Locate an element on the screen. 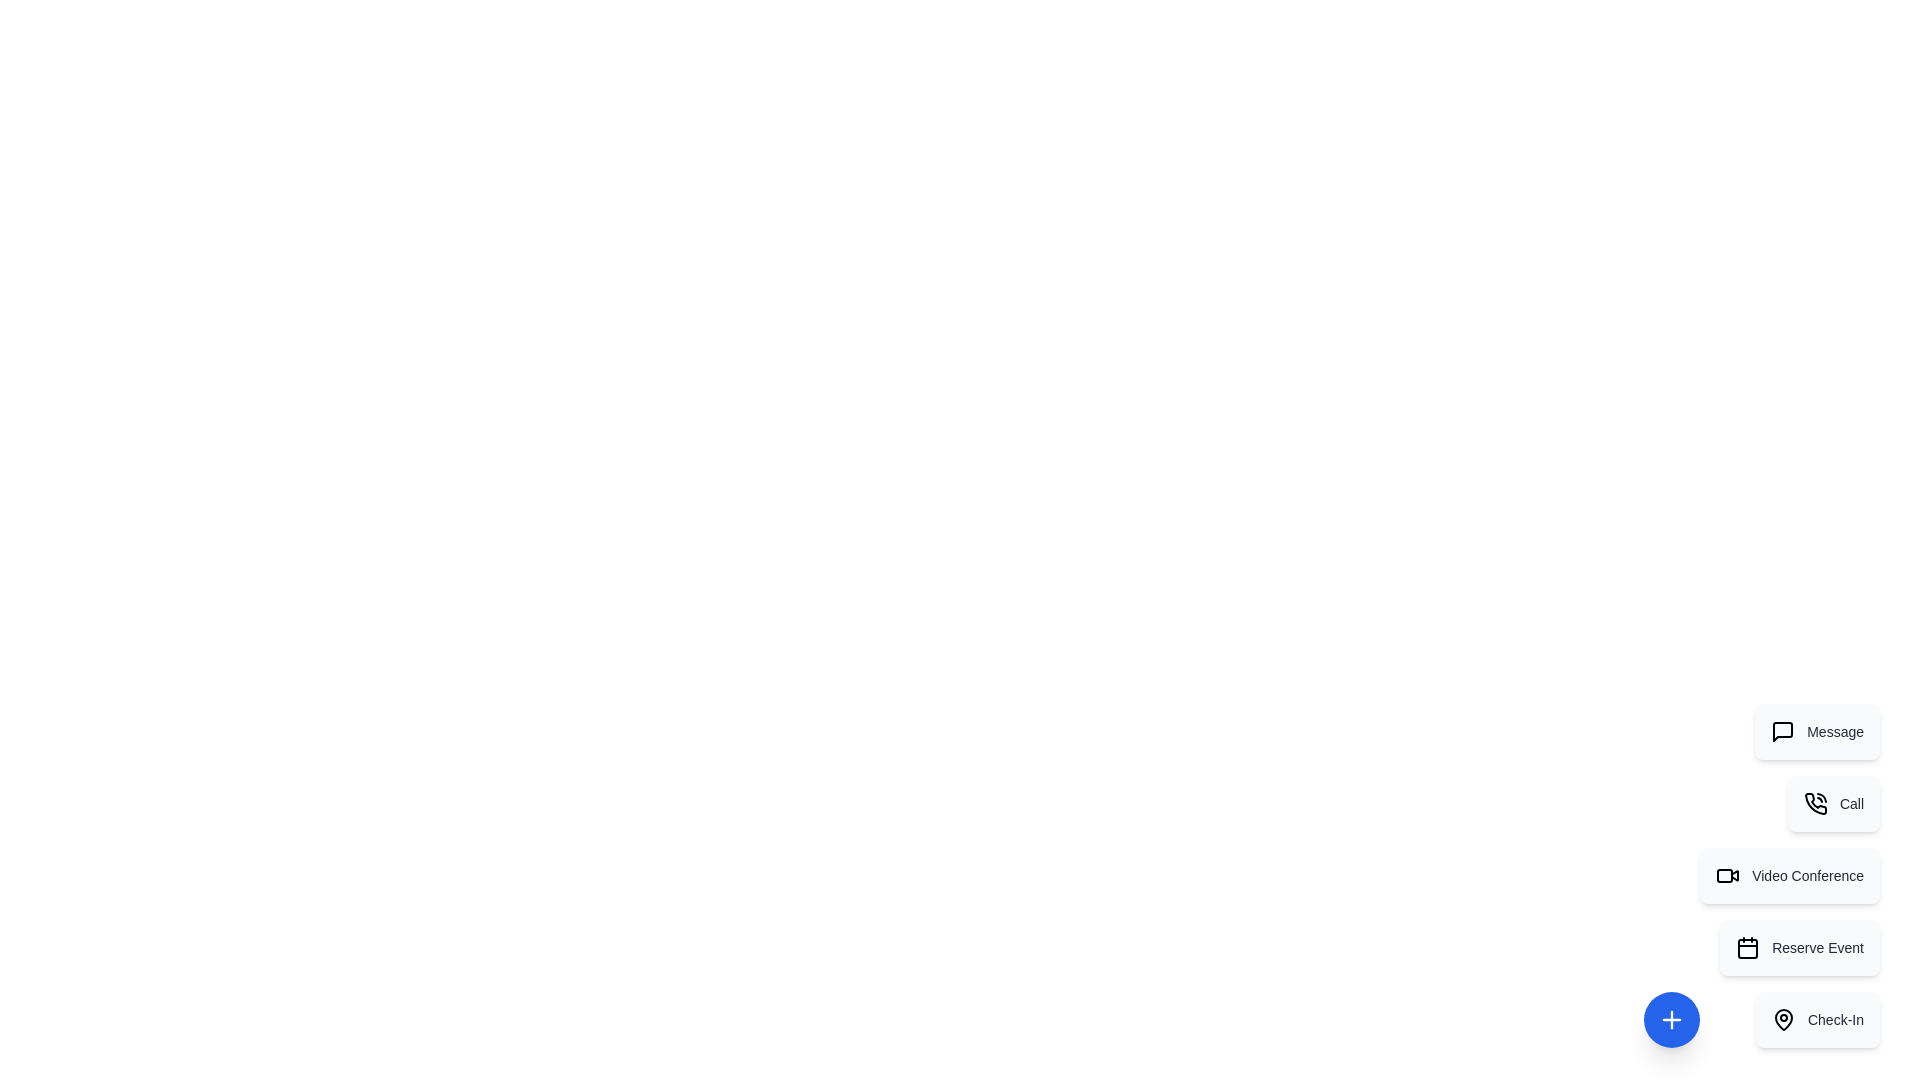  the action item Check-In from the menu is located at coordinates (1818, 1019).